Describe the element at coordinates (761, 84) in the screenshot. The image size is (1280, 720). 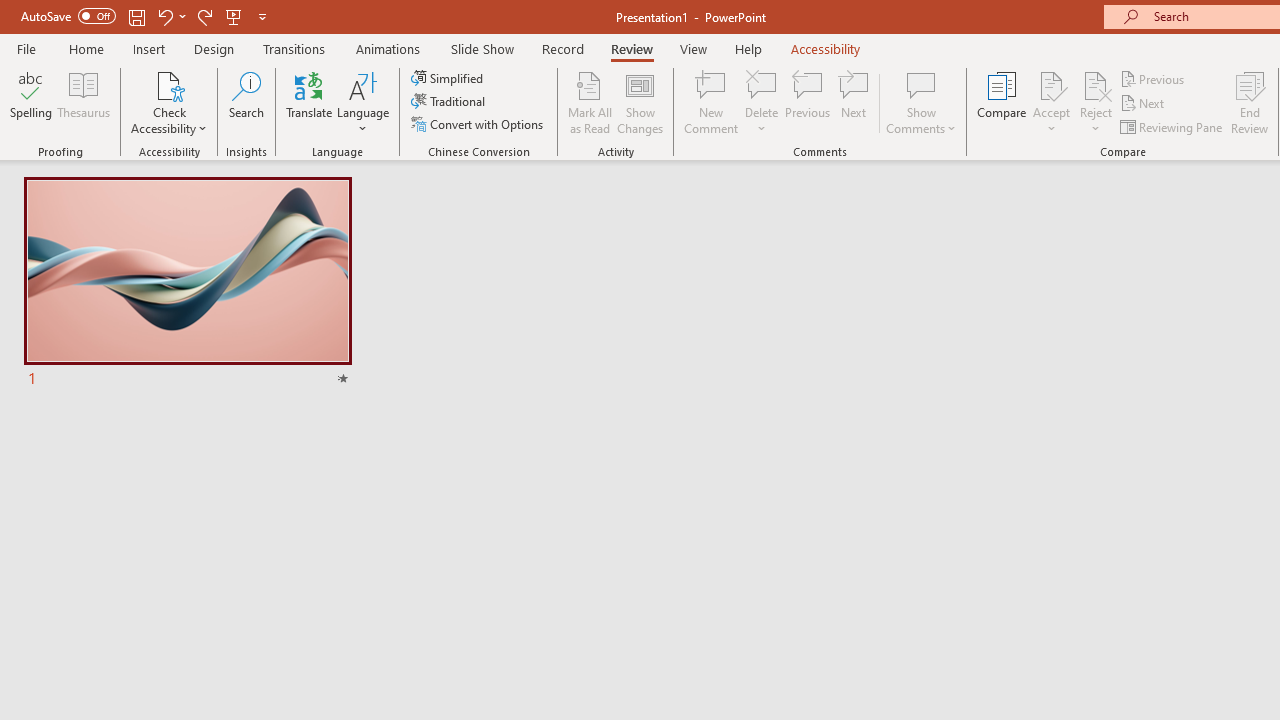
I see `'Delete'` at that location.